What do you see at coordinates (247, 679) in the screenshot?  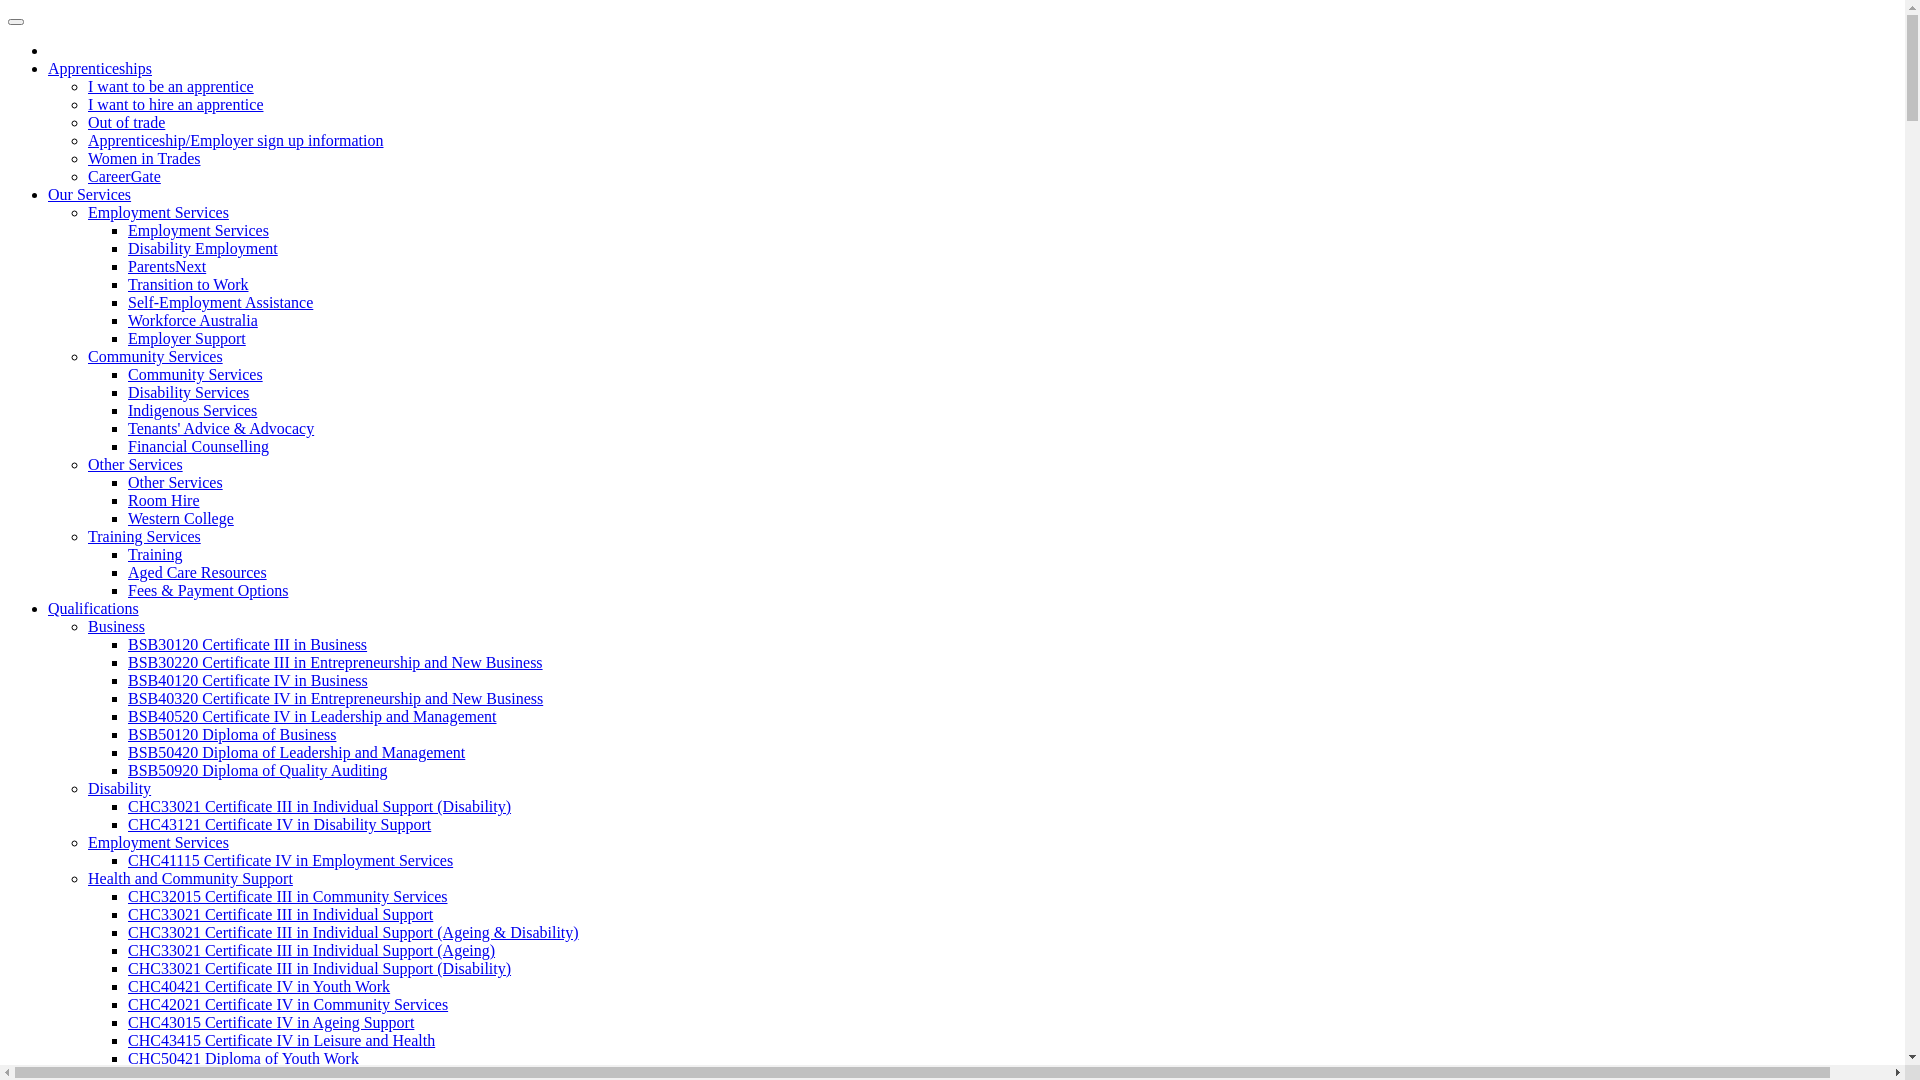 I see `'BSB40120 Certificate IV in Business'` at bounding box center [247, 679].